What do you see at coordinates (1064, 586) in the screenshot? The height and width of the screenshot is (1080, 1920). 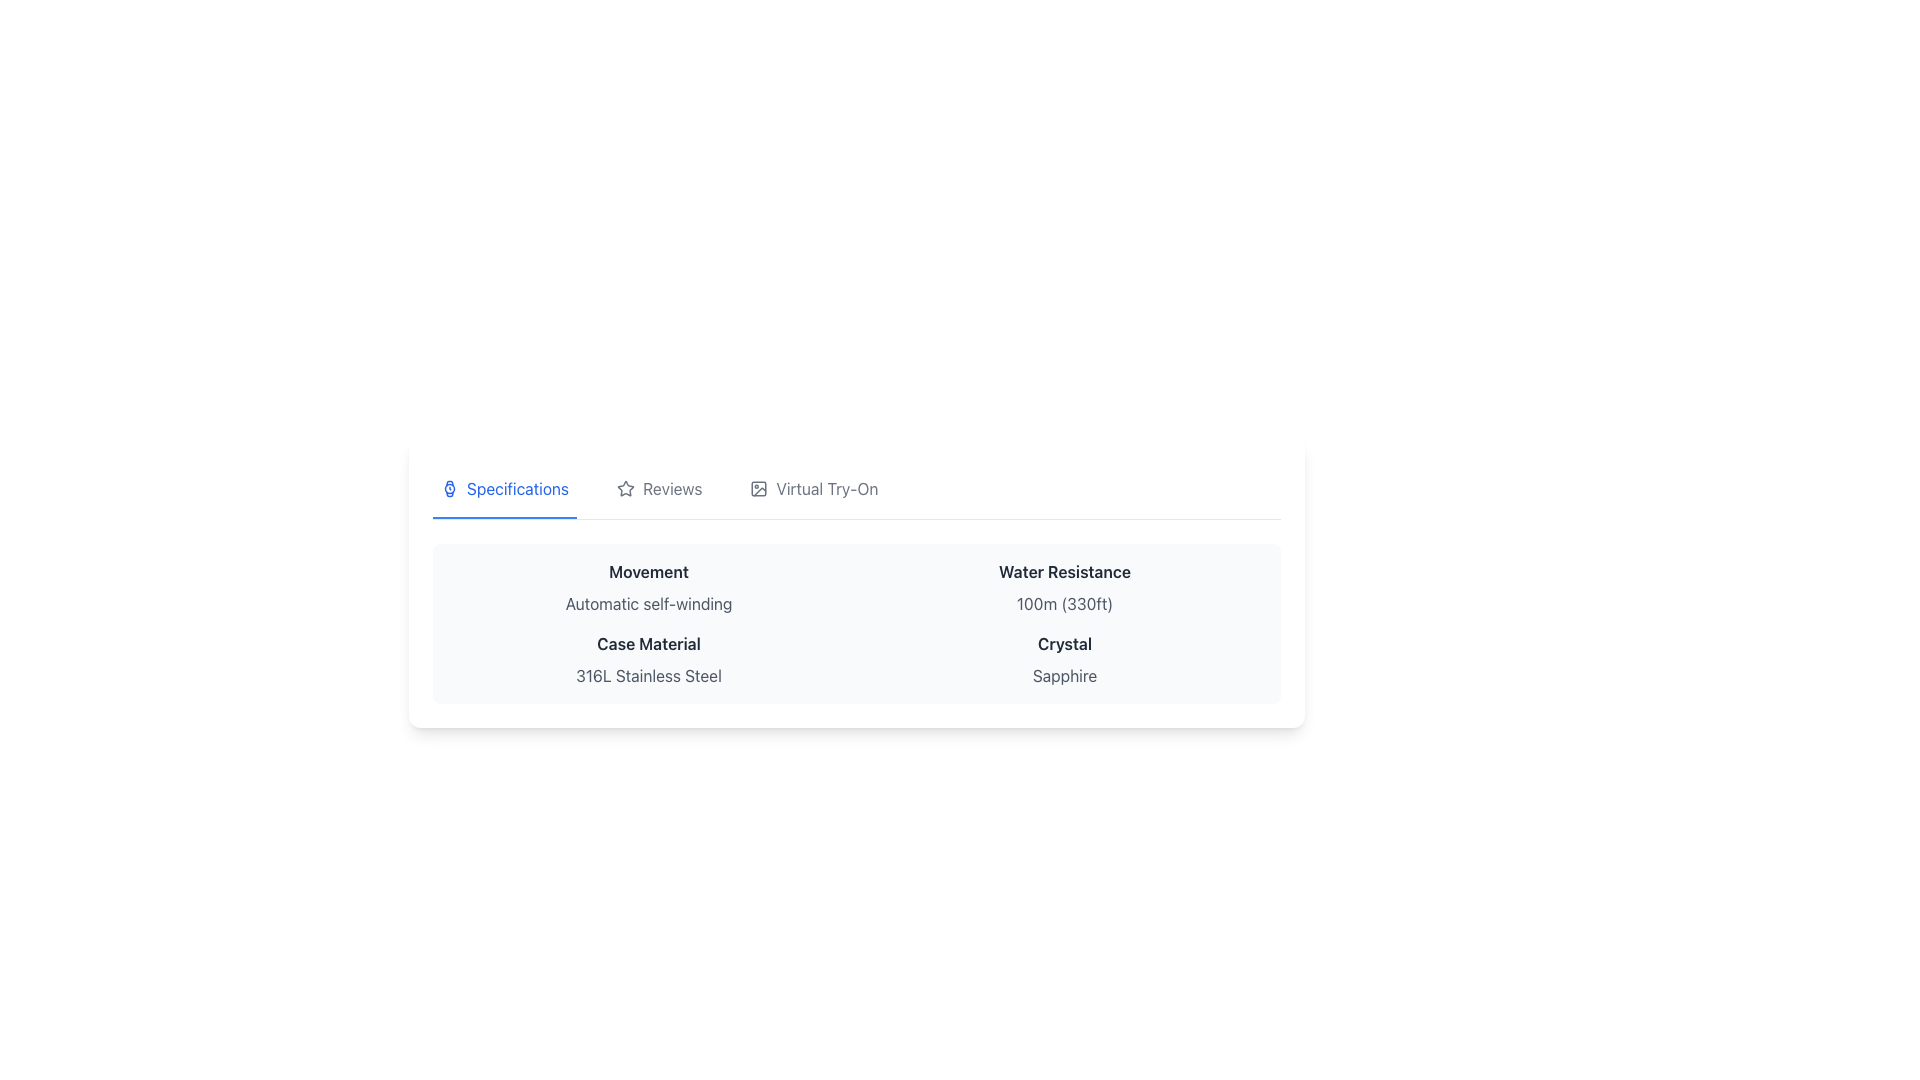 I see `the text element that provides information about the water resistance capability of the product, located in the right column, second row of the grid layout, under the 'Movement' section` at bounding box center [1064, 586].